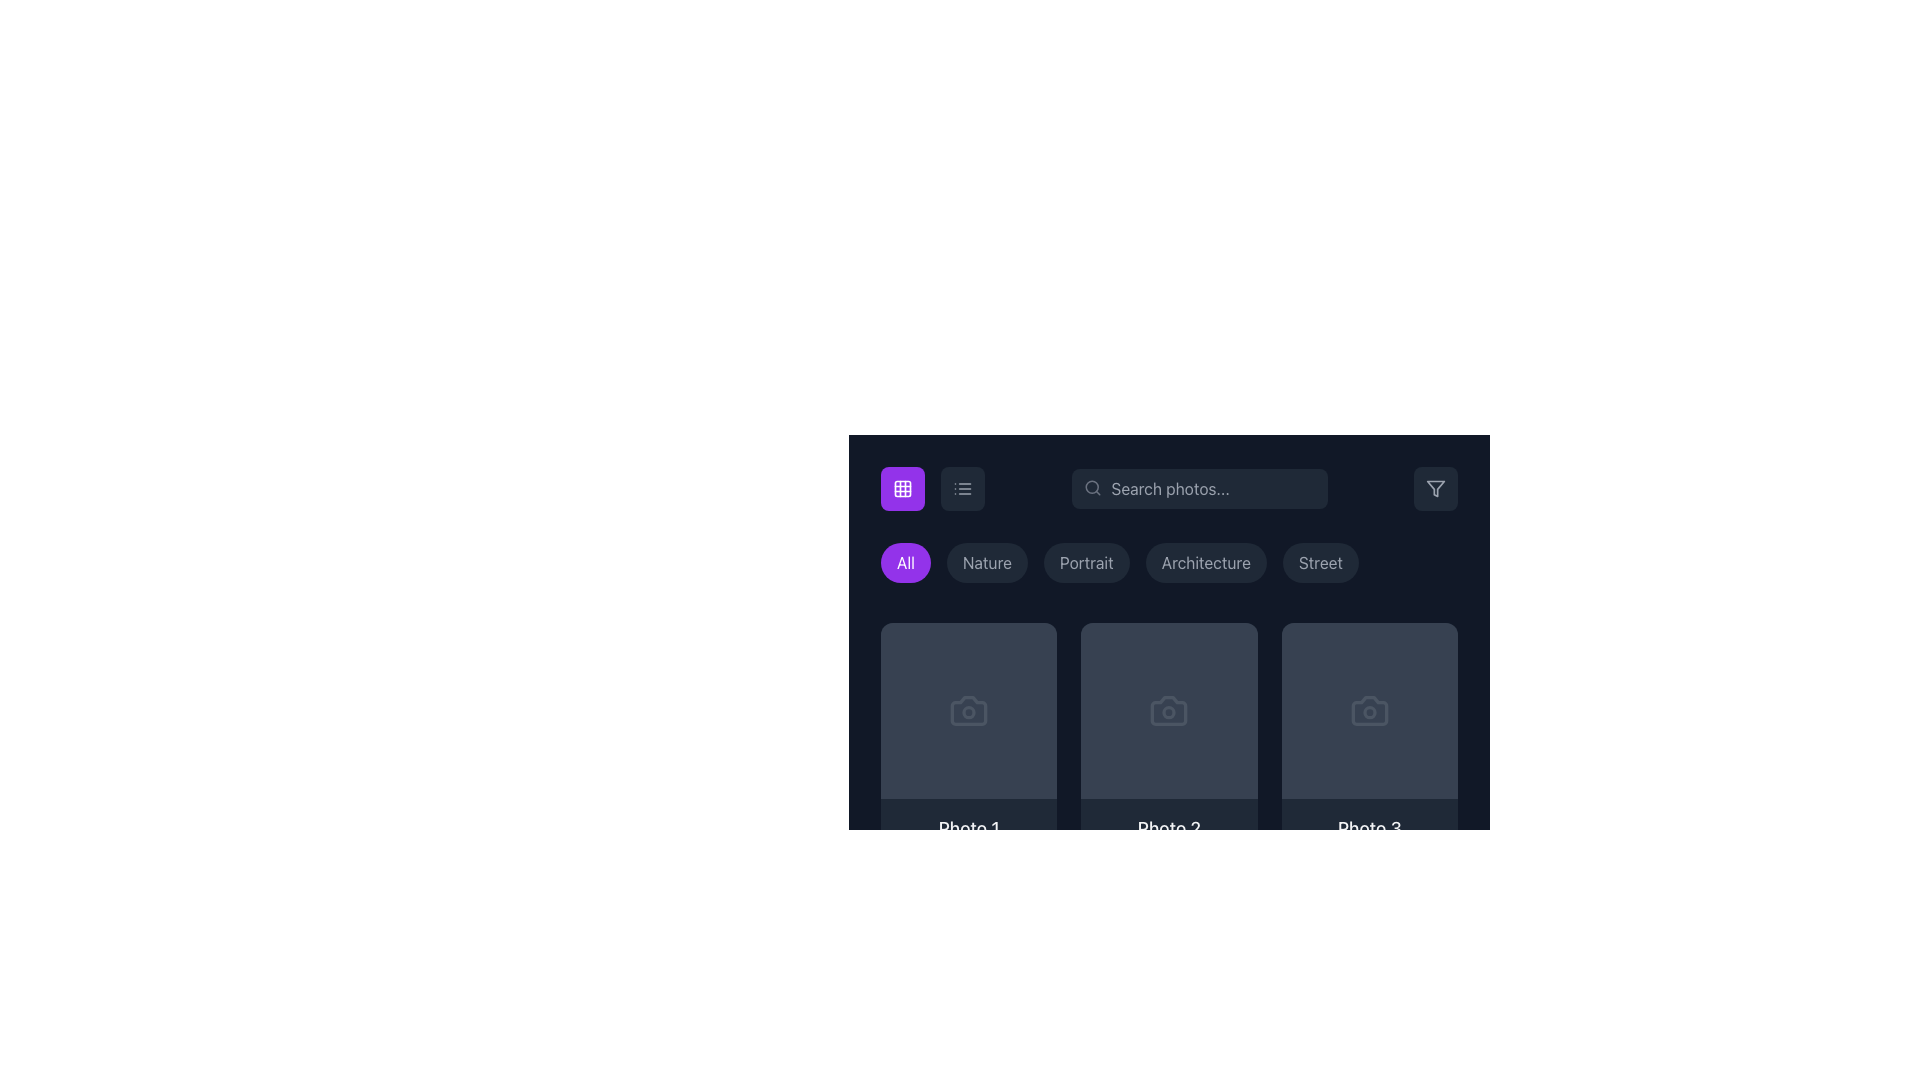  Describe the element at coordinates (1317, 710) in the screenshot. I see `the interactive button located in the upper middle section of the third card in the horizontal grid layout to like the item` at that location.